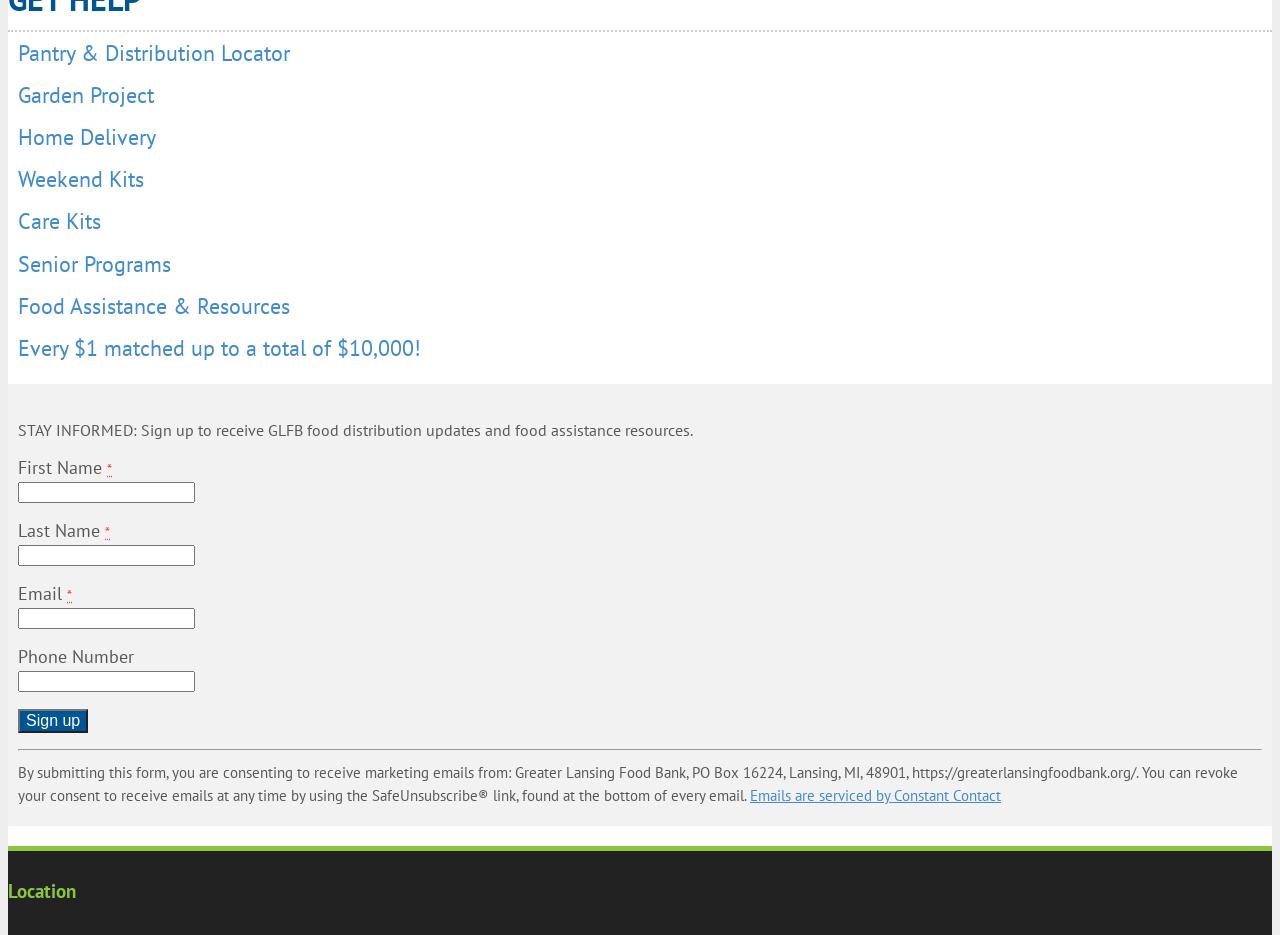 This screenshot has height=935, width=1280. Describe the element at coordinates (18, 593) in the screenshot. I see `'Email'` at that location.